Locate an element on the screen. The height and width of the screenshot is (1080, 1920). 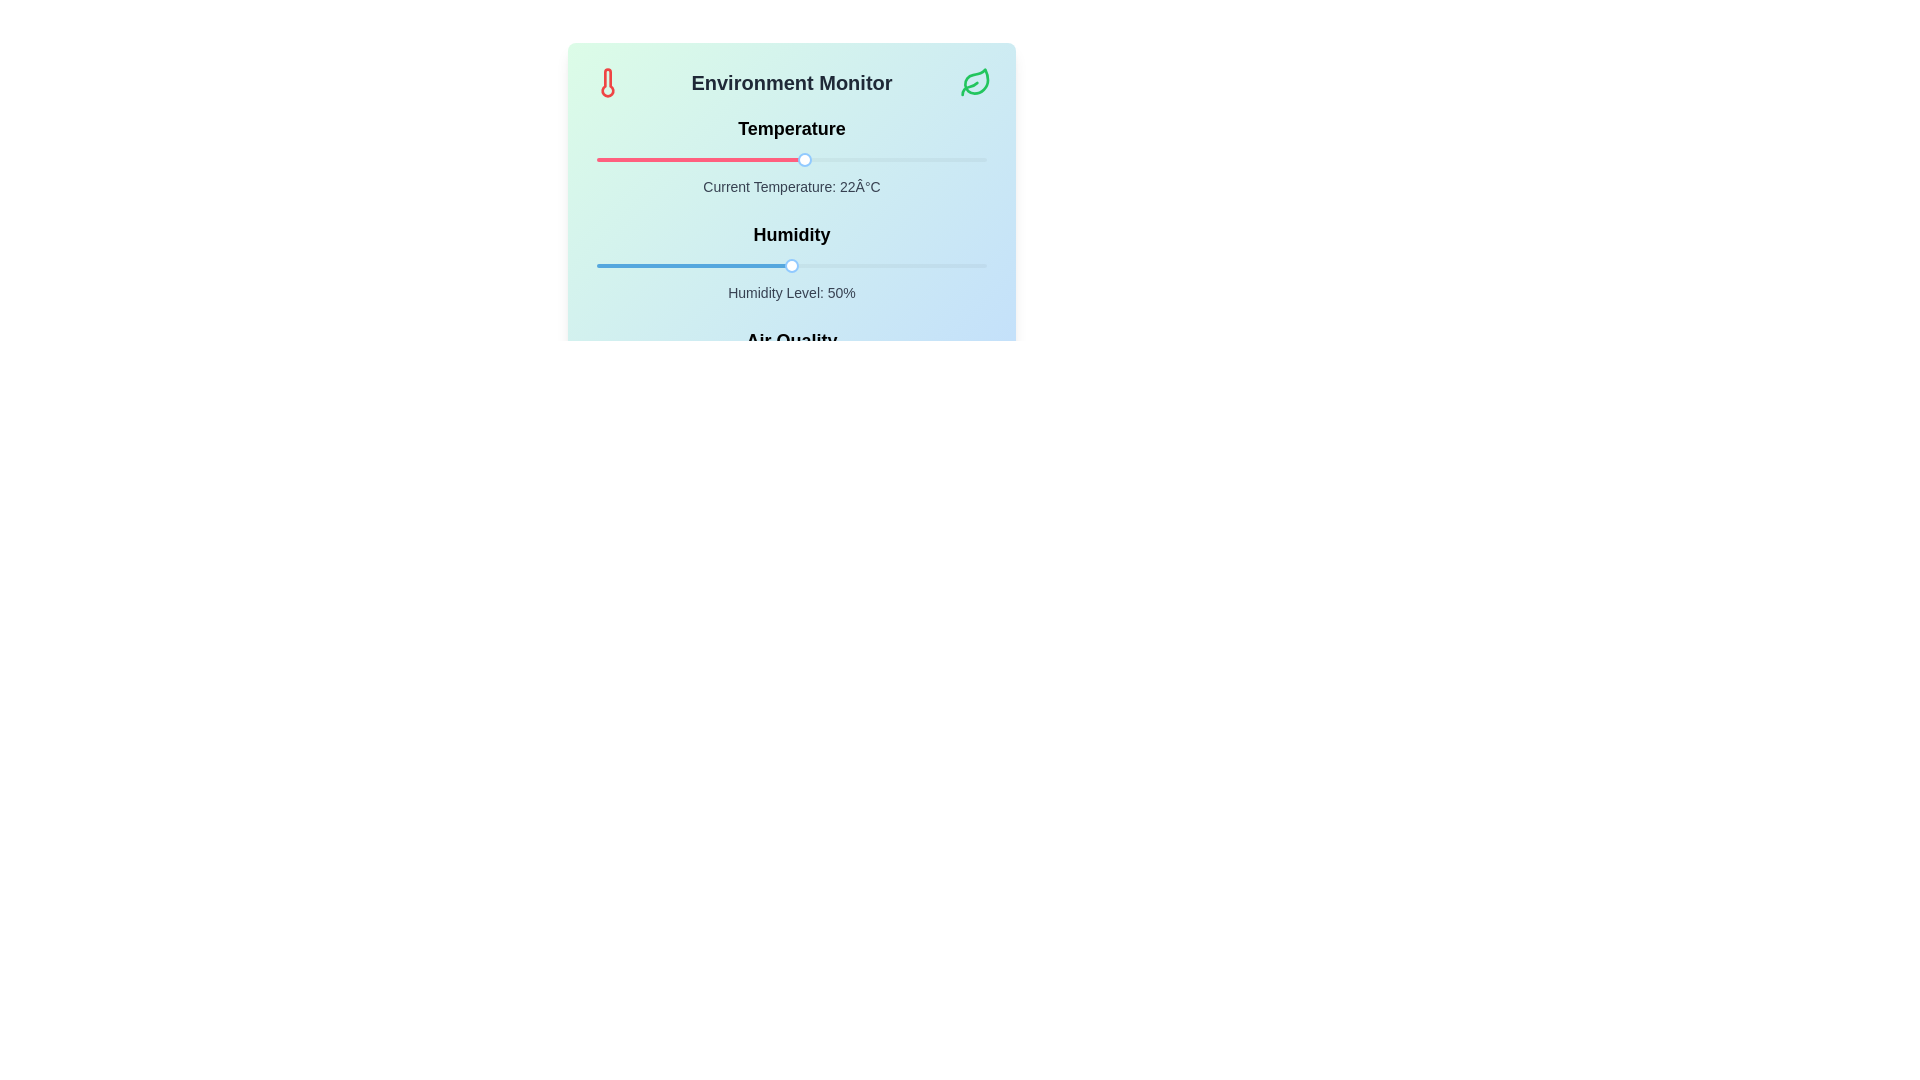
the humidity is located at coordinates (748, 265).